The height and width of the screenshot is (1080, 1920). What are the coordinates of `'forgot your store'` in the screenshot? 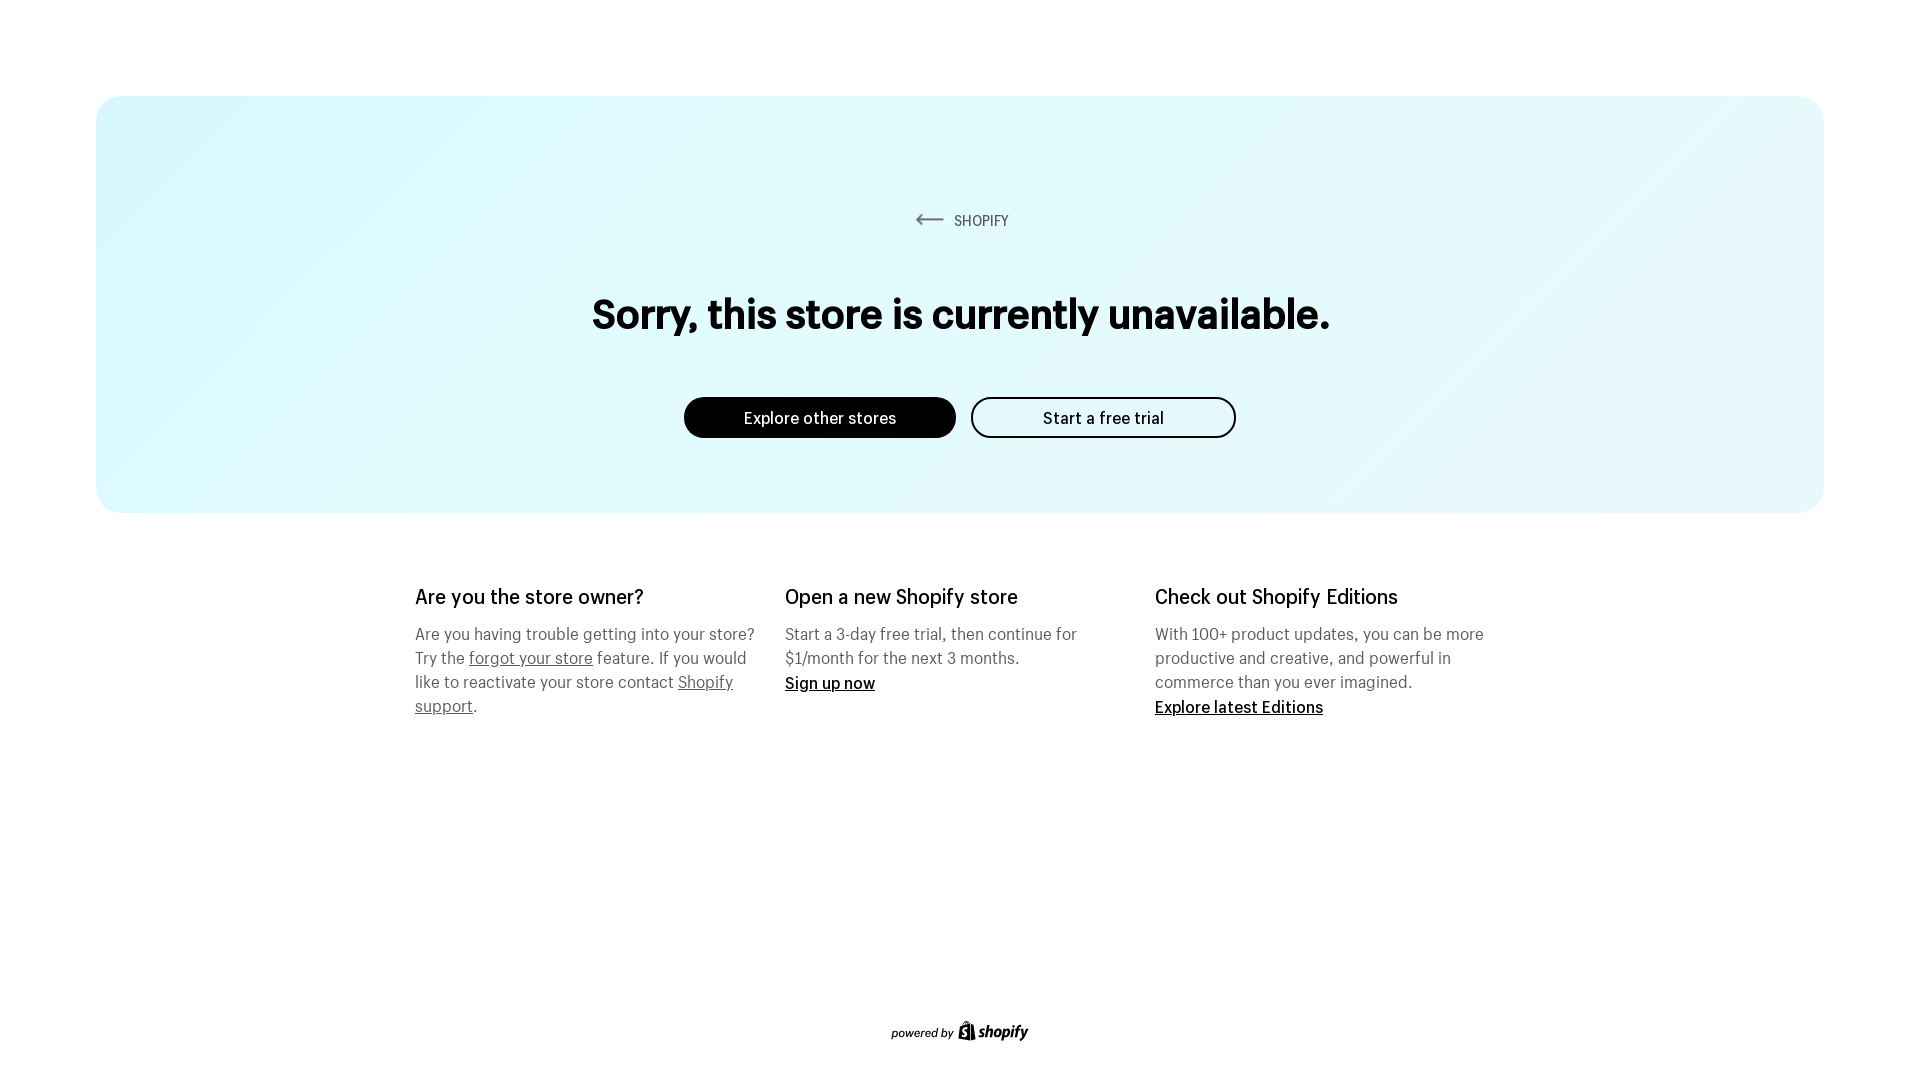 It's located at (468, 655).